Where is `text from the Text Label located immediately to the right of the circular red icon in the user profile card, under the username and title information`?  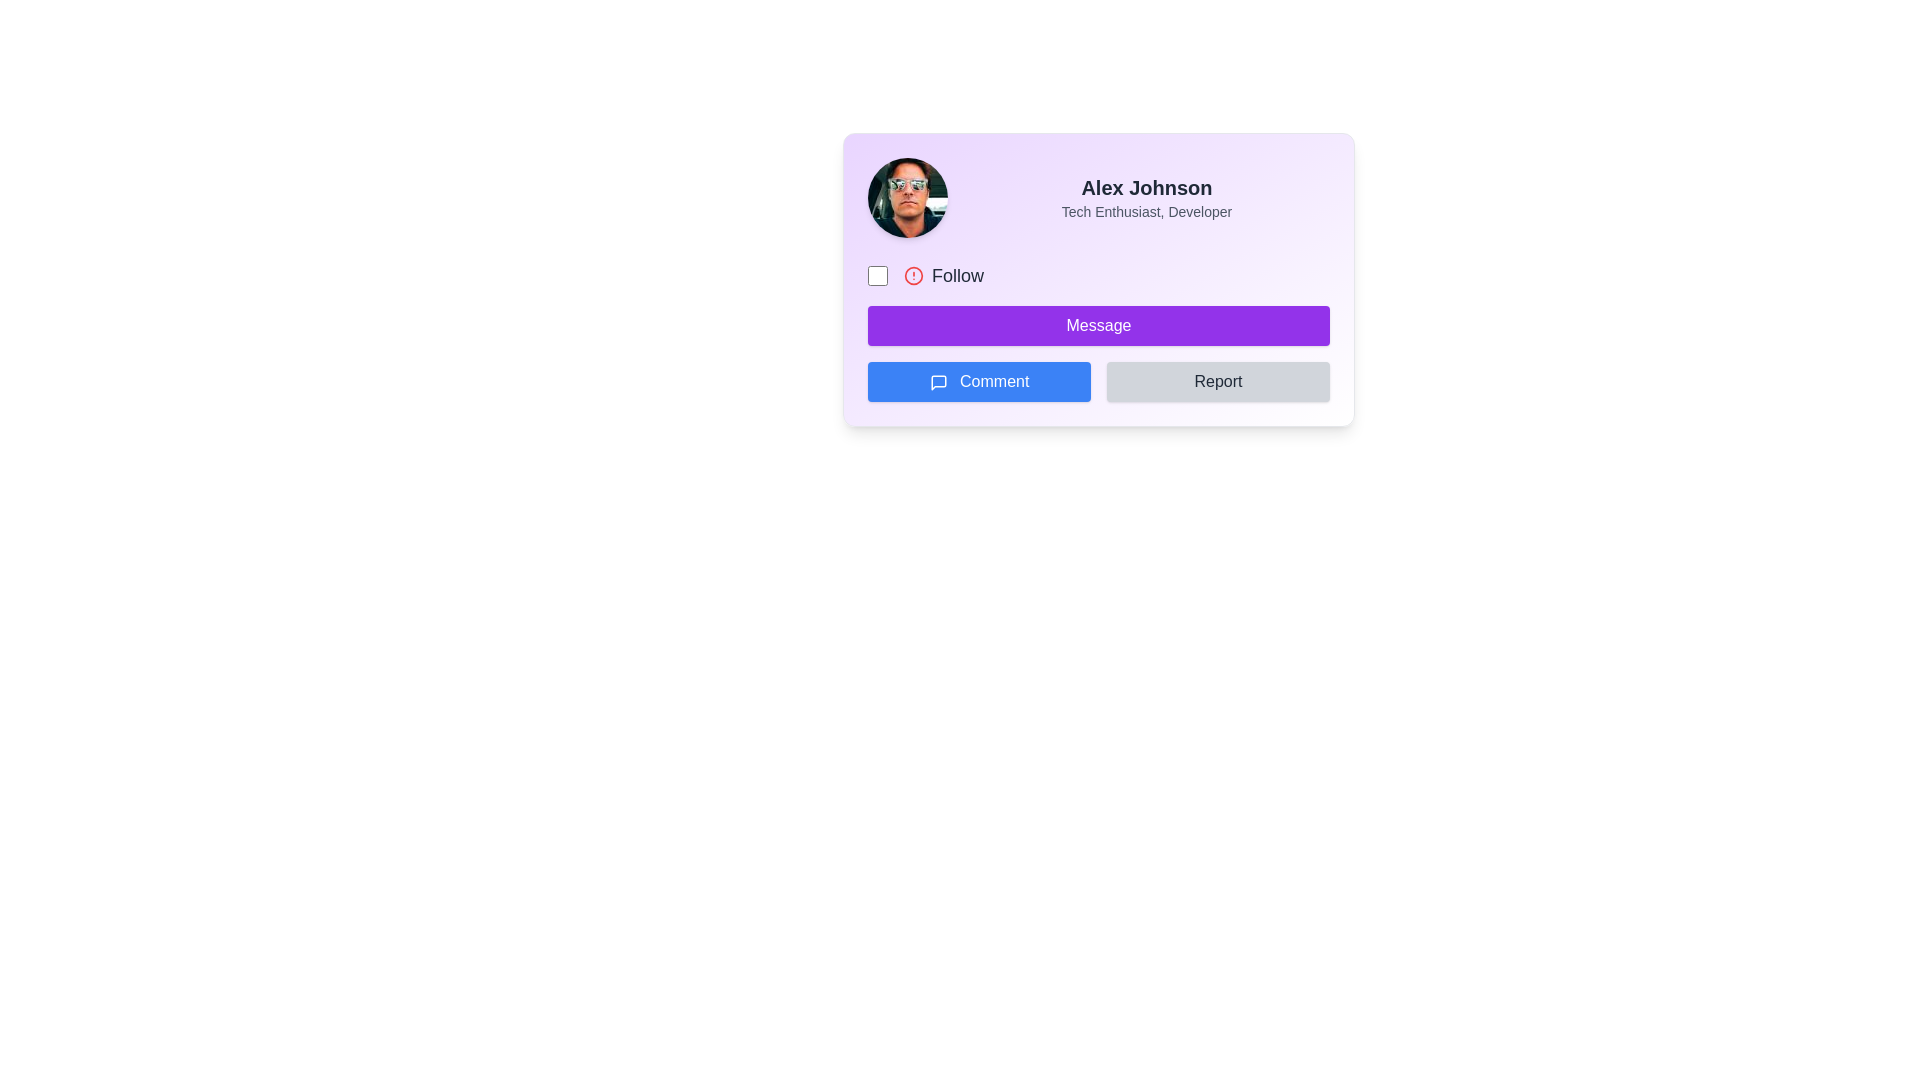 text from the Text Label located immediately to the right of the circular red icon in the user profile card, under the username and title information is located at coordinates (957, 276).